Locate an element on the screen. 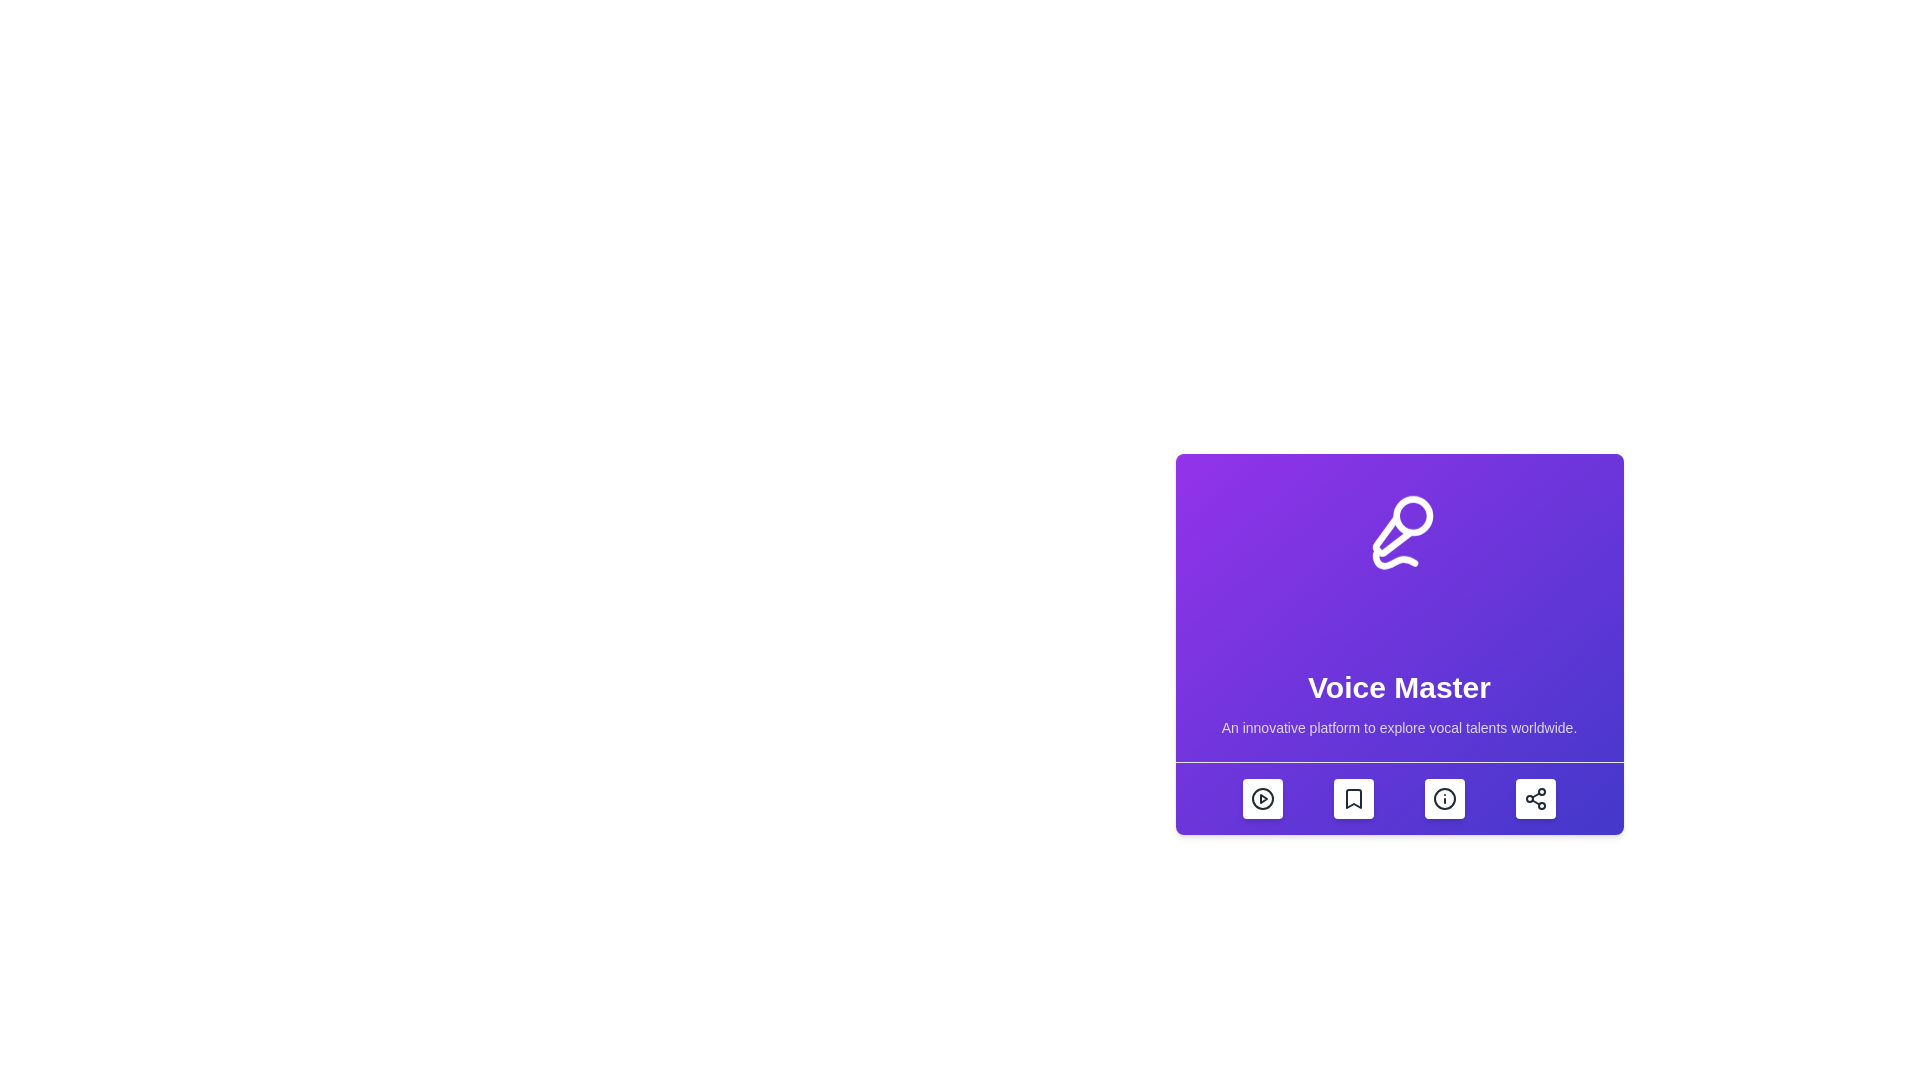 The width and height of the screenshot is (1920, 1080). the Text block containing the title 'Voice Master' and its subtitle for accessibility purposes is located at coordinates (1398, 703).